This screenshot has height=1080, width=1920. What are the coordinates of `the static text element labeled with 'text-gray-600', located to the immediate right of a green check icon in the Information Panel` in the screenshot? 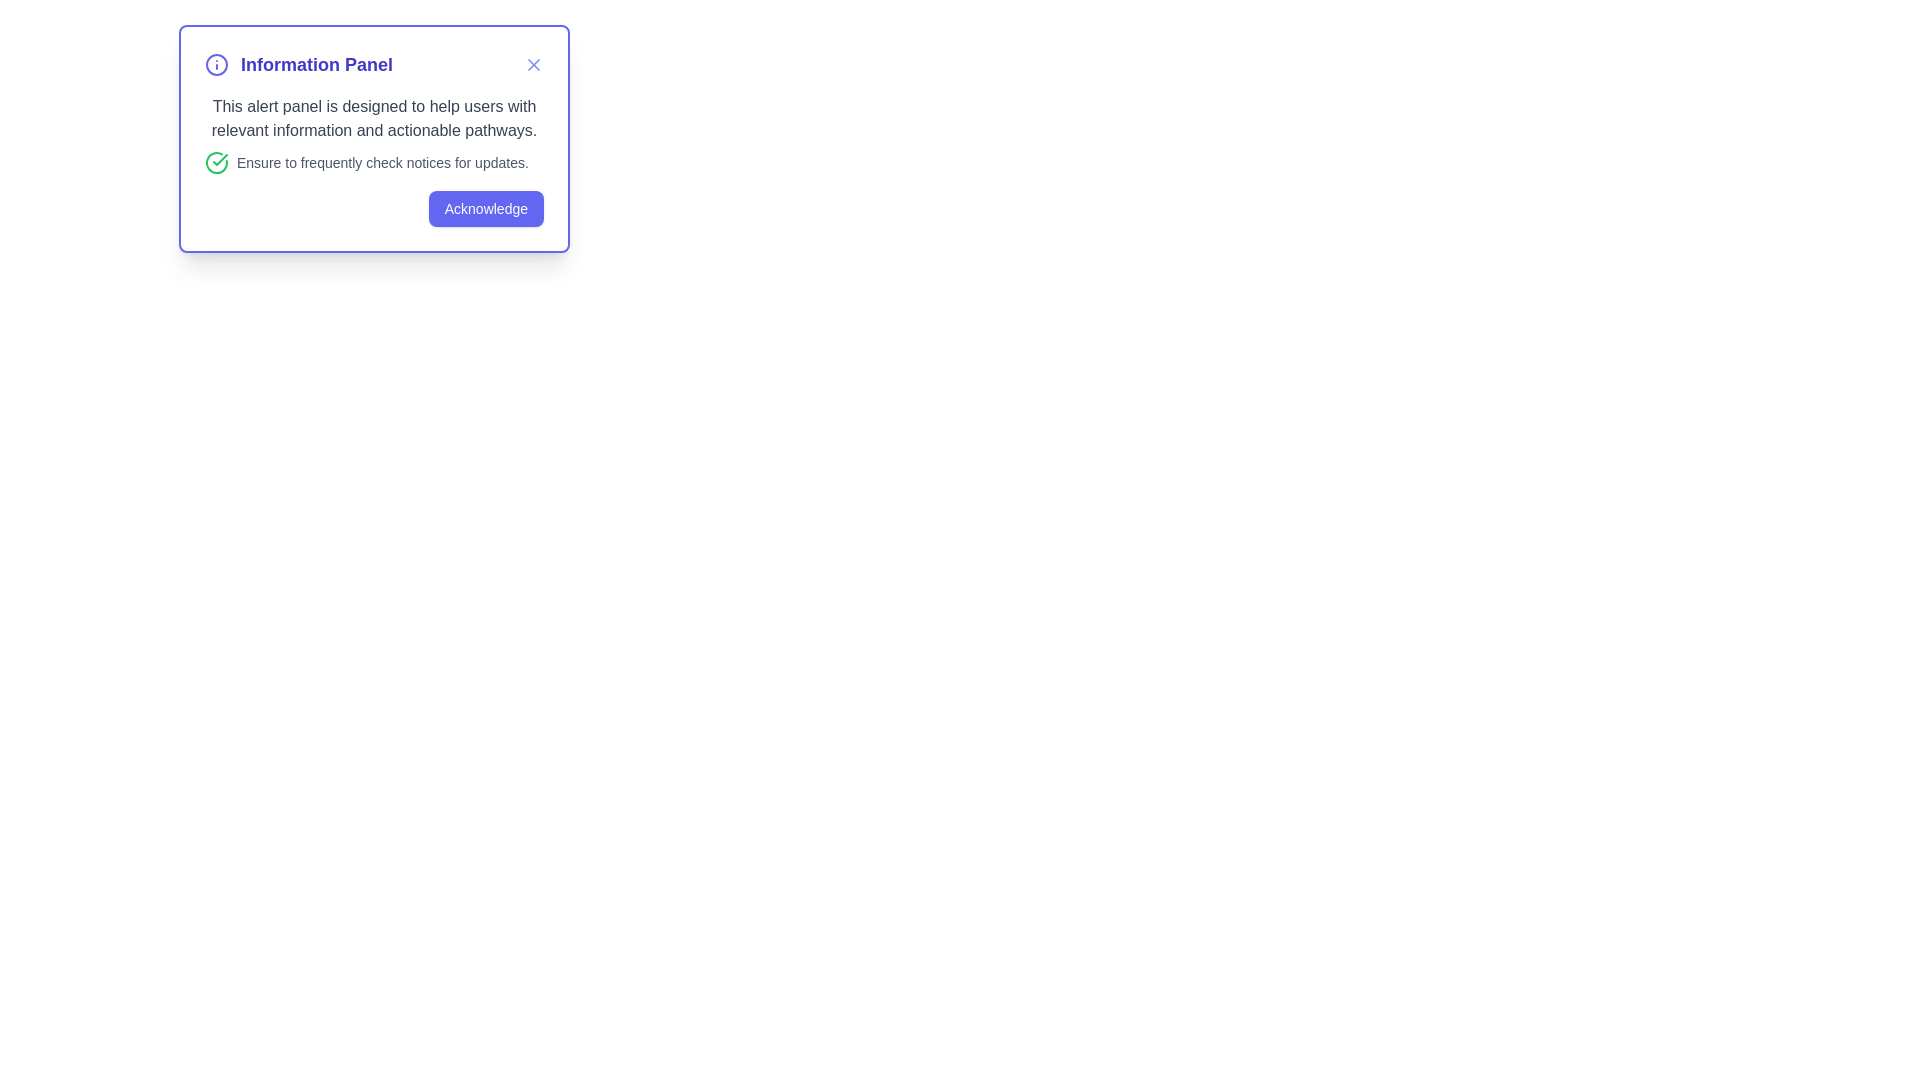 It's located at (382, 161).